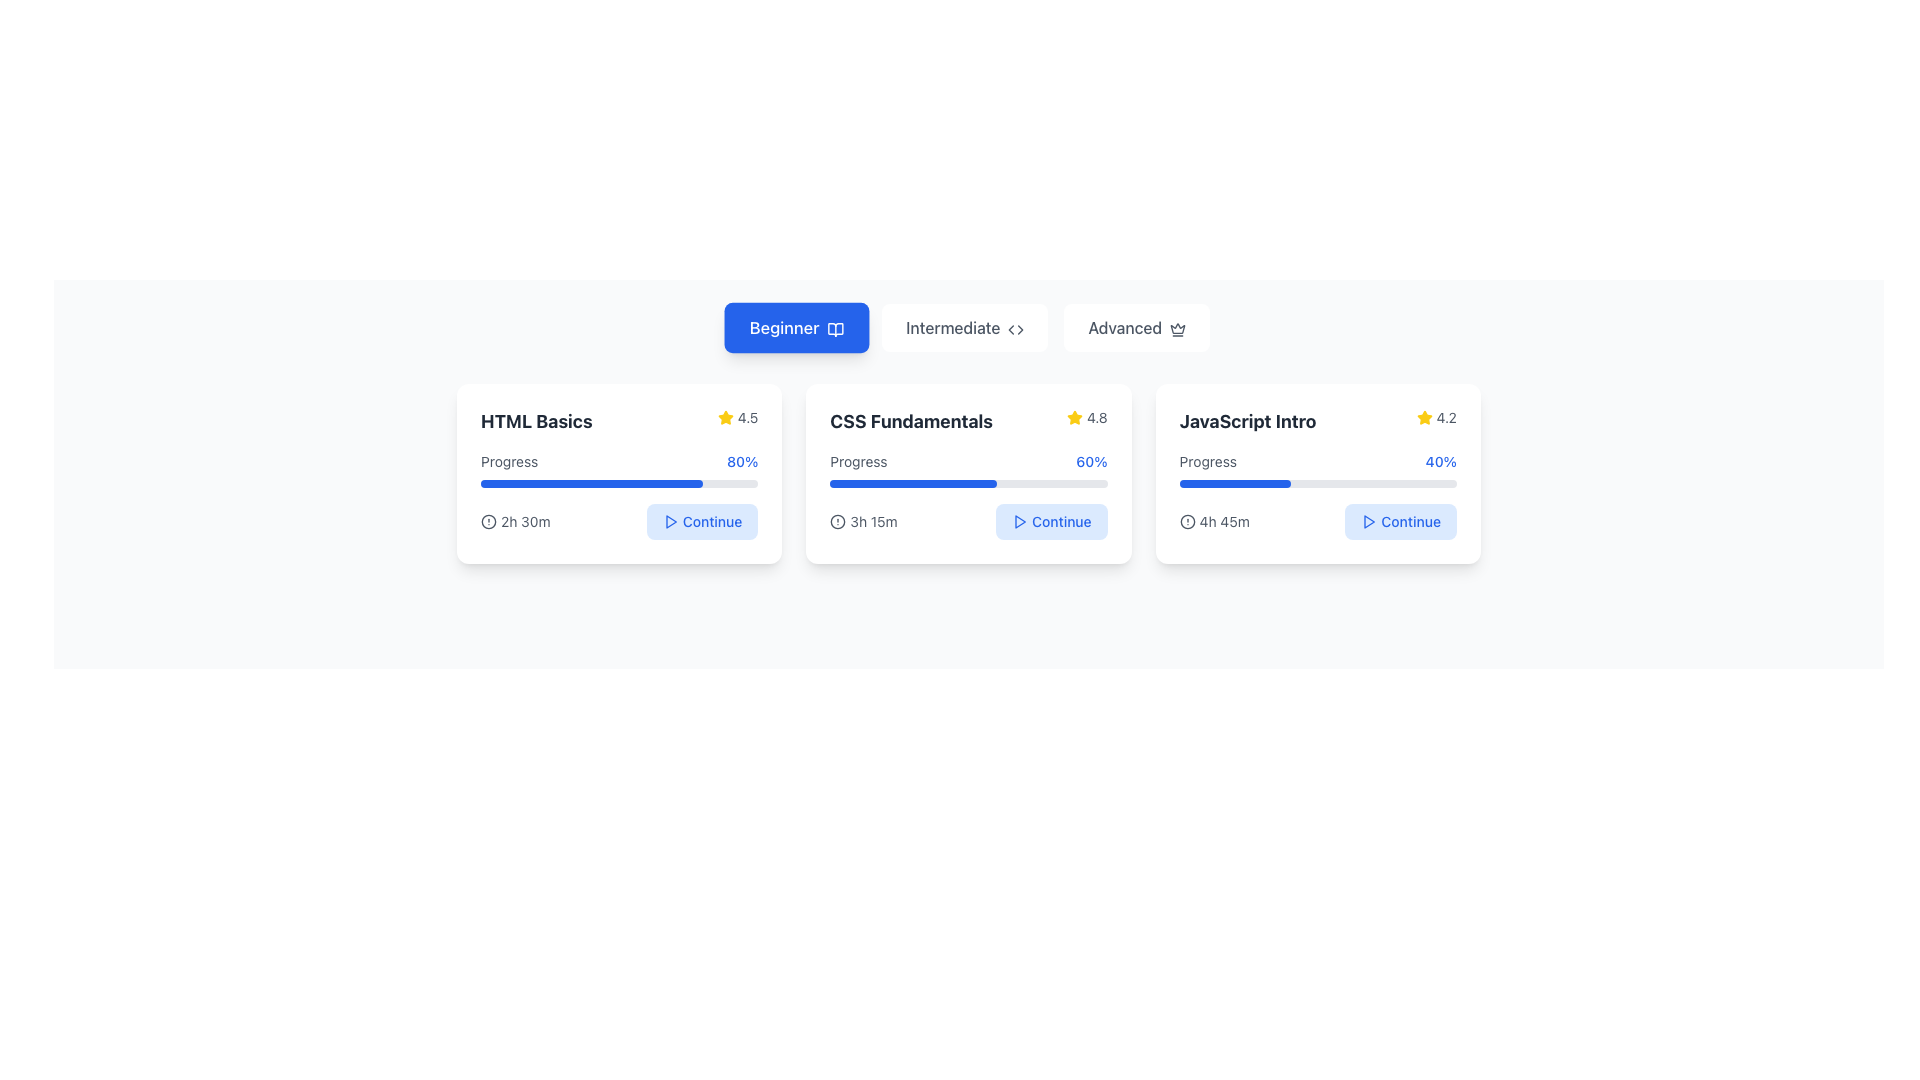 This screenshot has height=1080, width=1920. What do you see at coordinates (1435, 416) in the screenshot?
I see `the Rating display component, which consists of a yellow star icon followed by the text '4.2', located in the top-right corner of the 'JavaScript Intro' card` at bounding box center [1435, 416].